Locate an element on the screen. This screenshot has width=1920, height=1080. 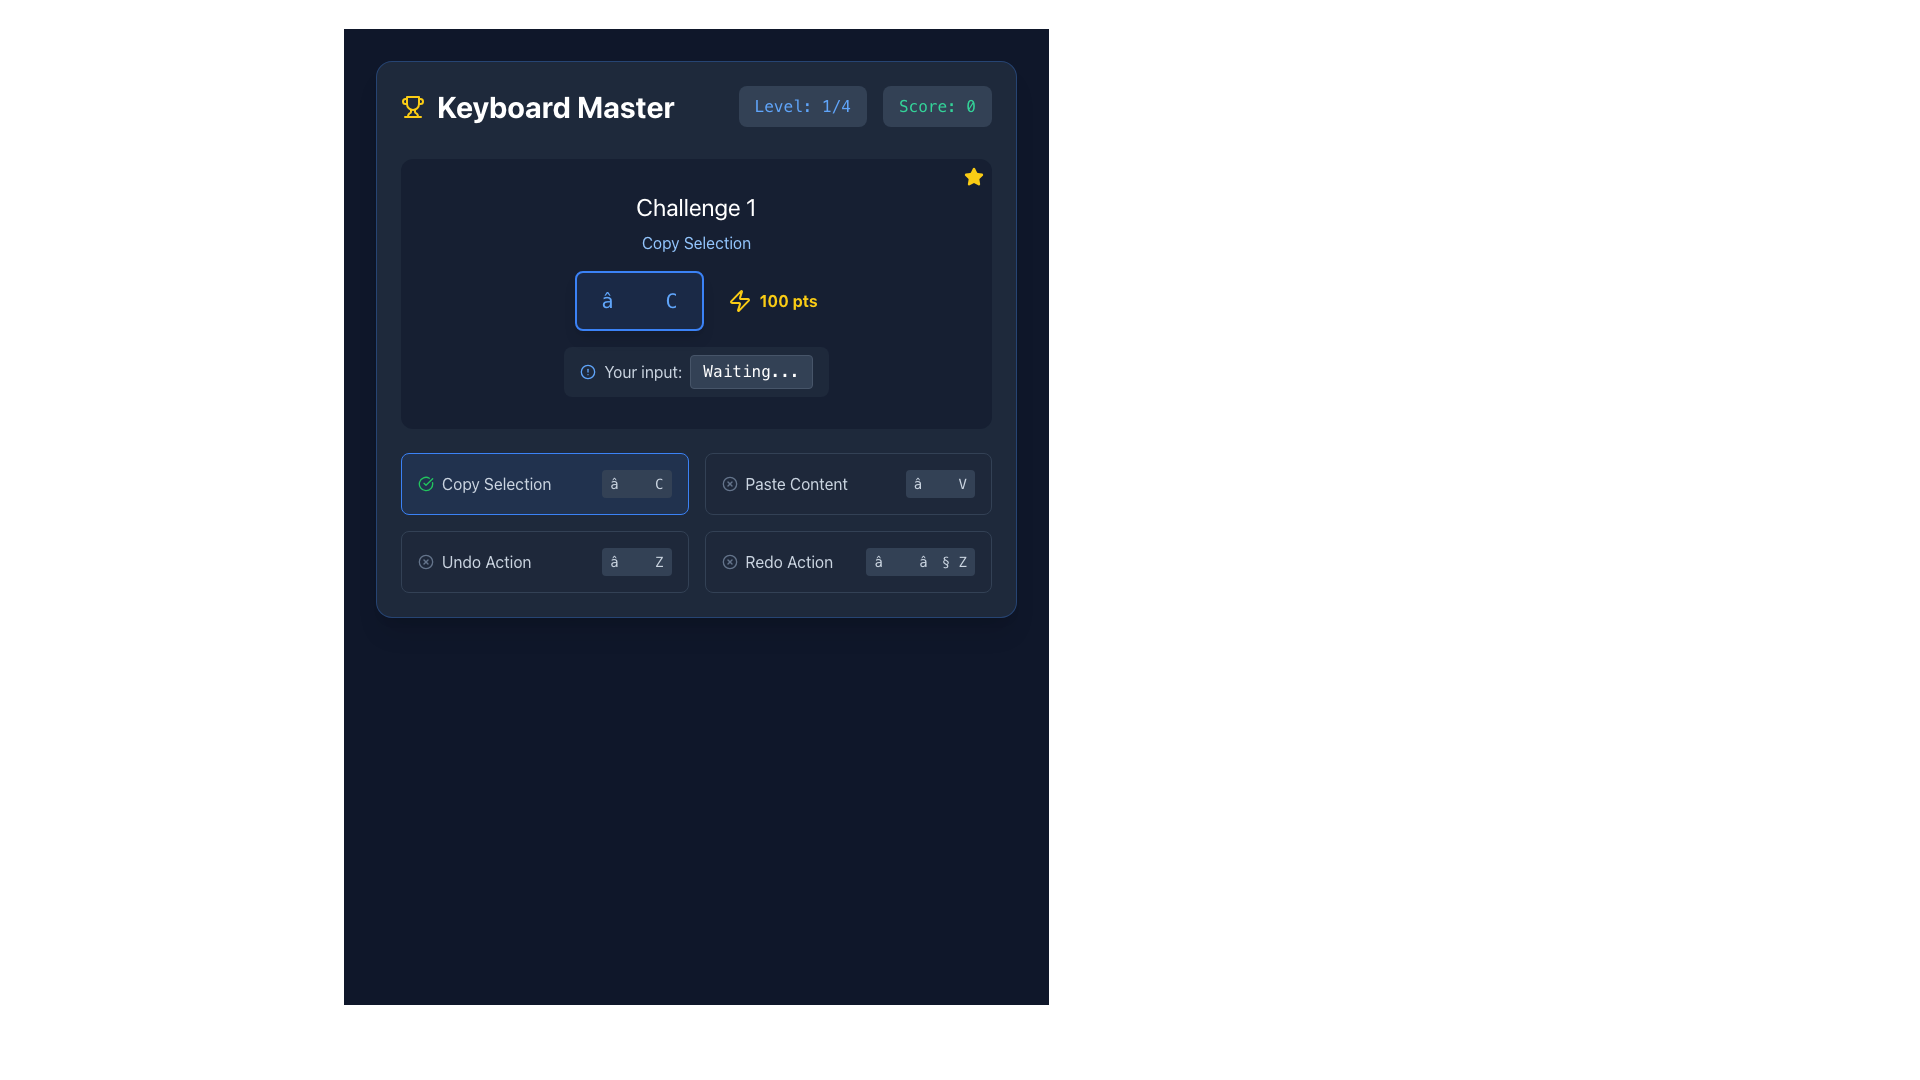
the 'Undo Action' informational panel, which is the third element in a grid layout, positioned below 'Copy Selection' and 'Paste Content', and to the left of 'Redo Action' is located at coordinates (544, 562).